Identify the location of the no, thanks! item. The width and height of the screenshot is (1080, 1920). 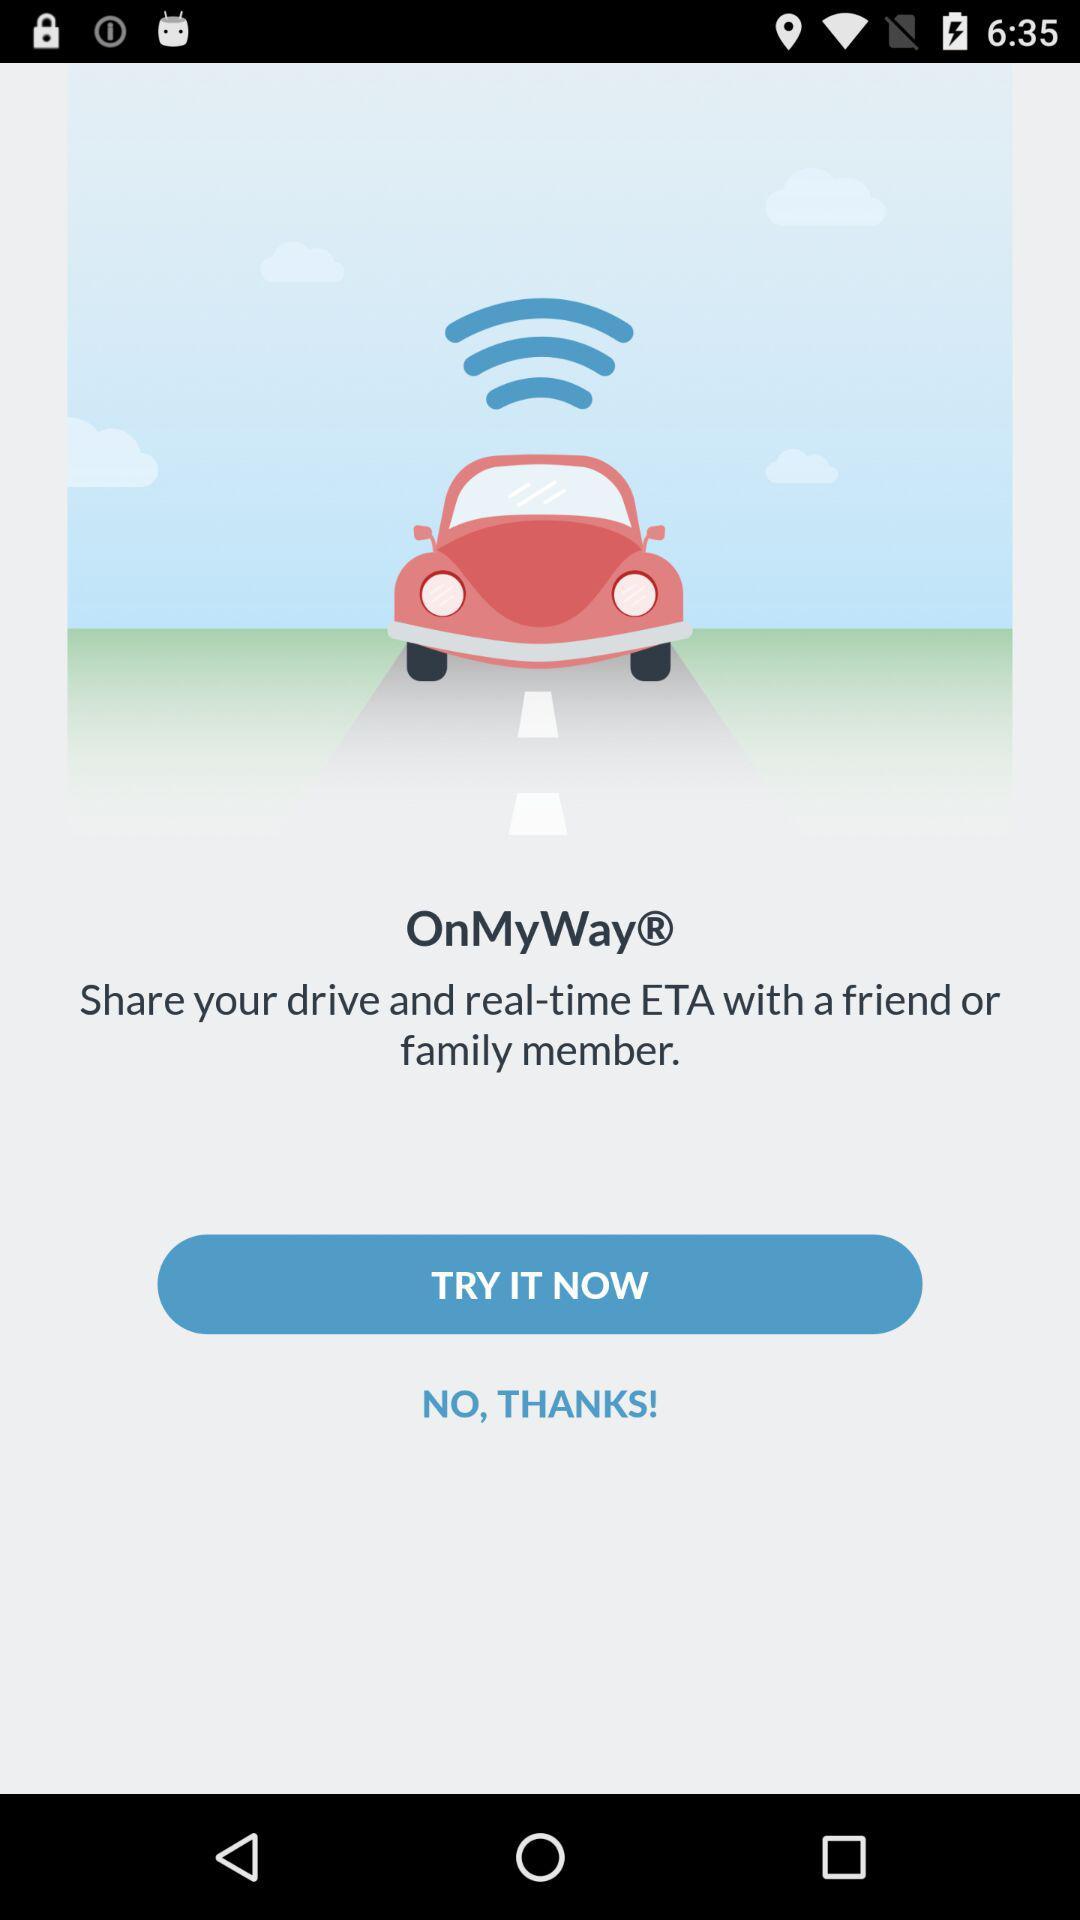
(540, 1401).